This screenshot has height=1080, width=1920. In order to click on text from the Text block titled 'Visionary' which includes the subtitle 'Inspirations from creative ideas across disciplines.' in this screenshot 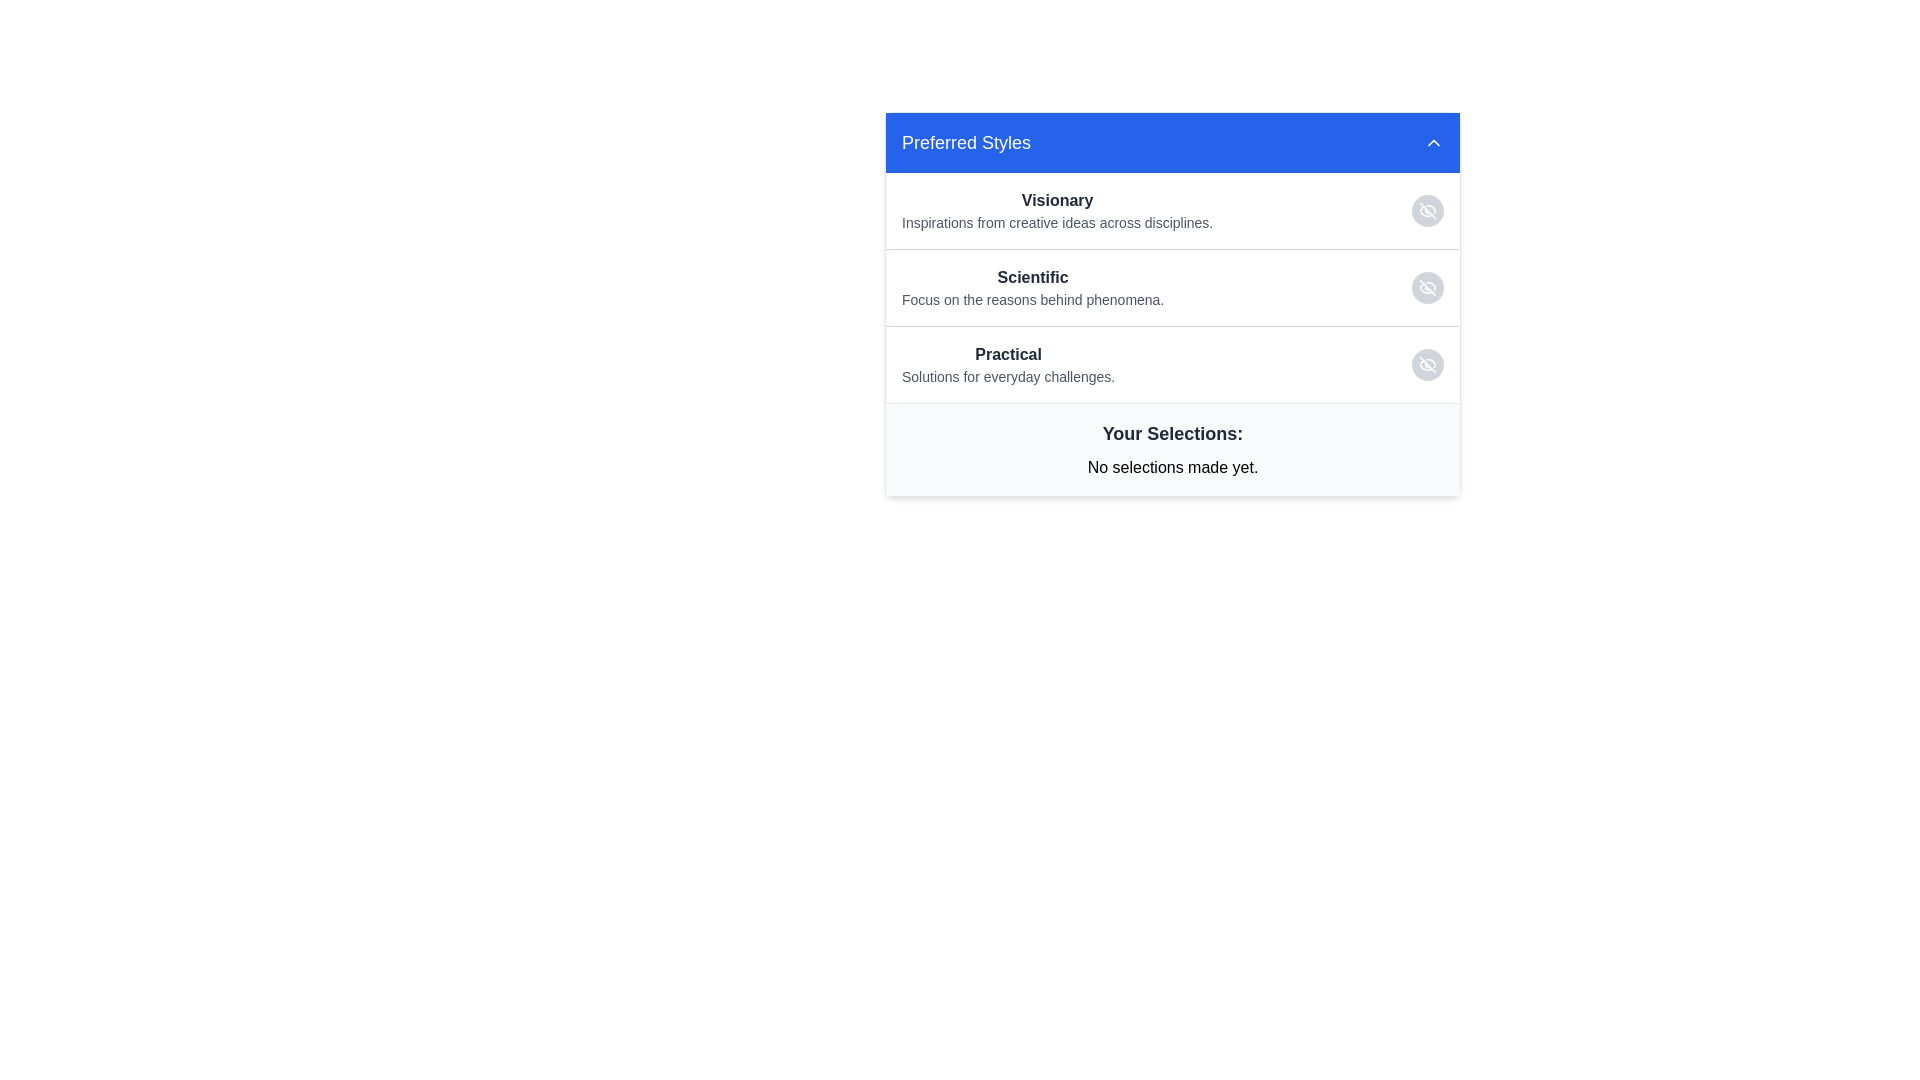, I will do `click(1056, 211)`.